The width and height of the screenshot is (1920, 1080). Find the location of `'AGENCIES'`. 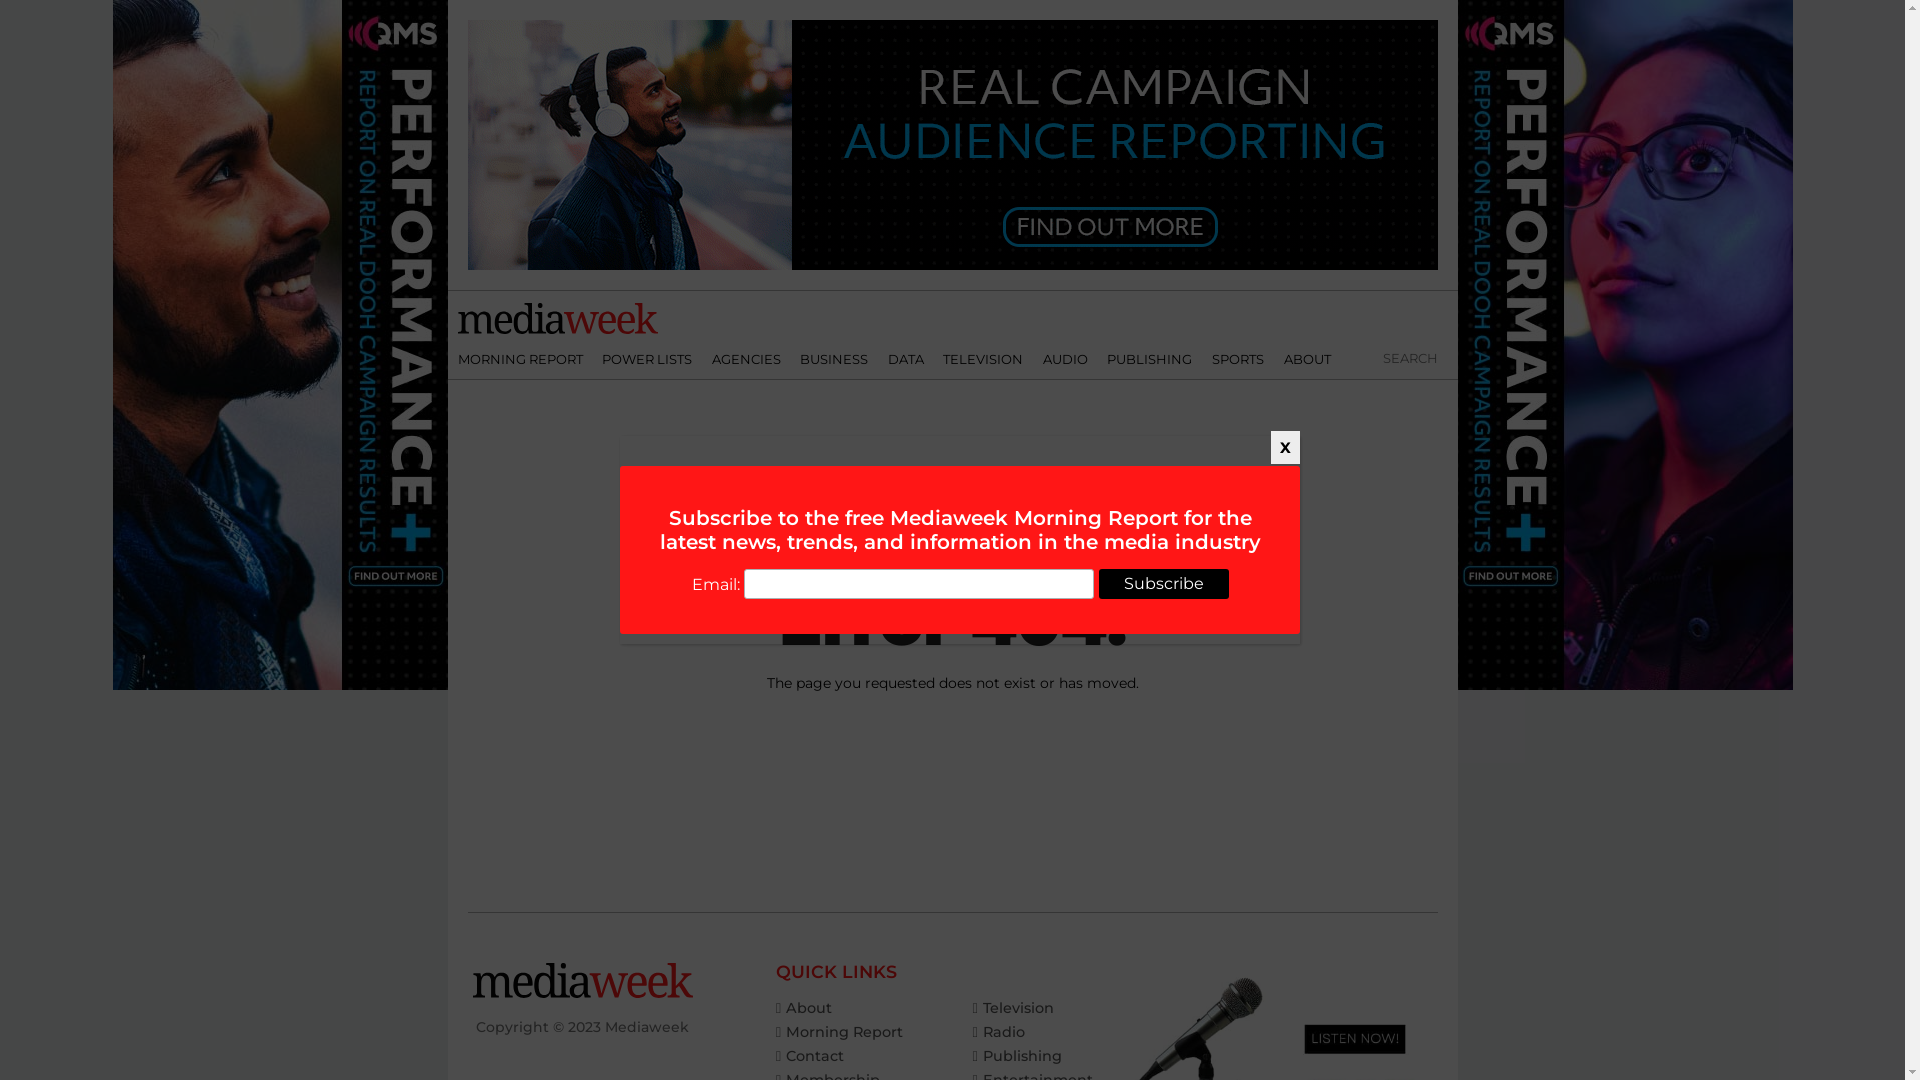

'AGENCIES' is located at coordinates (745, 357).